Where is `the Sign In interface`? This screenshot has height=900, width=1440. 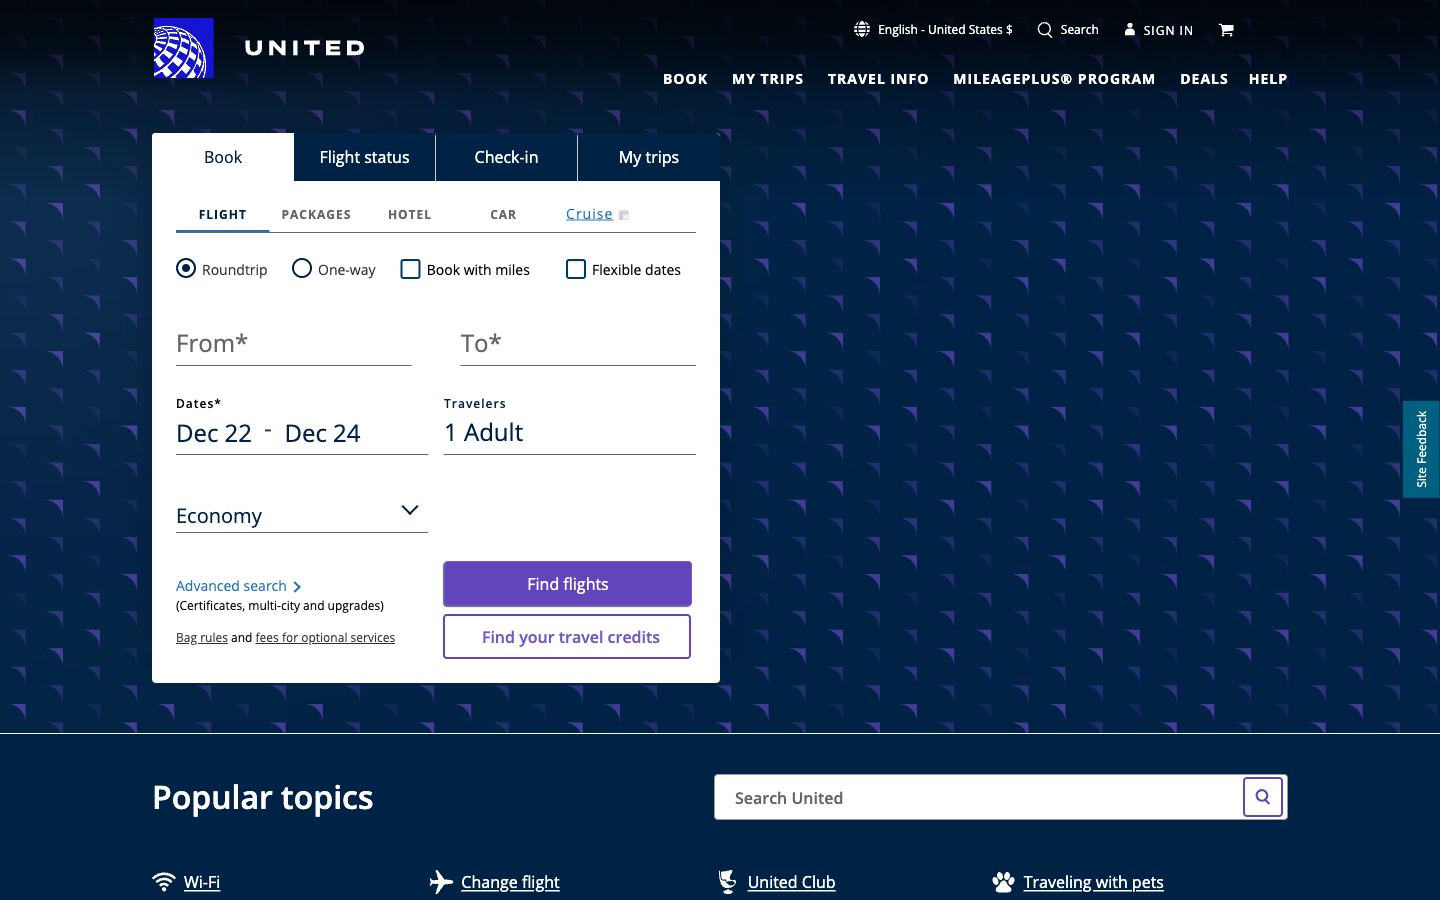 the Sign In interface is located at coordinates (1159, 28).